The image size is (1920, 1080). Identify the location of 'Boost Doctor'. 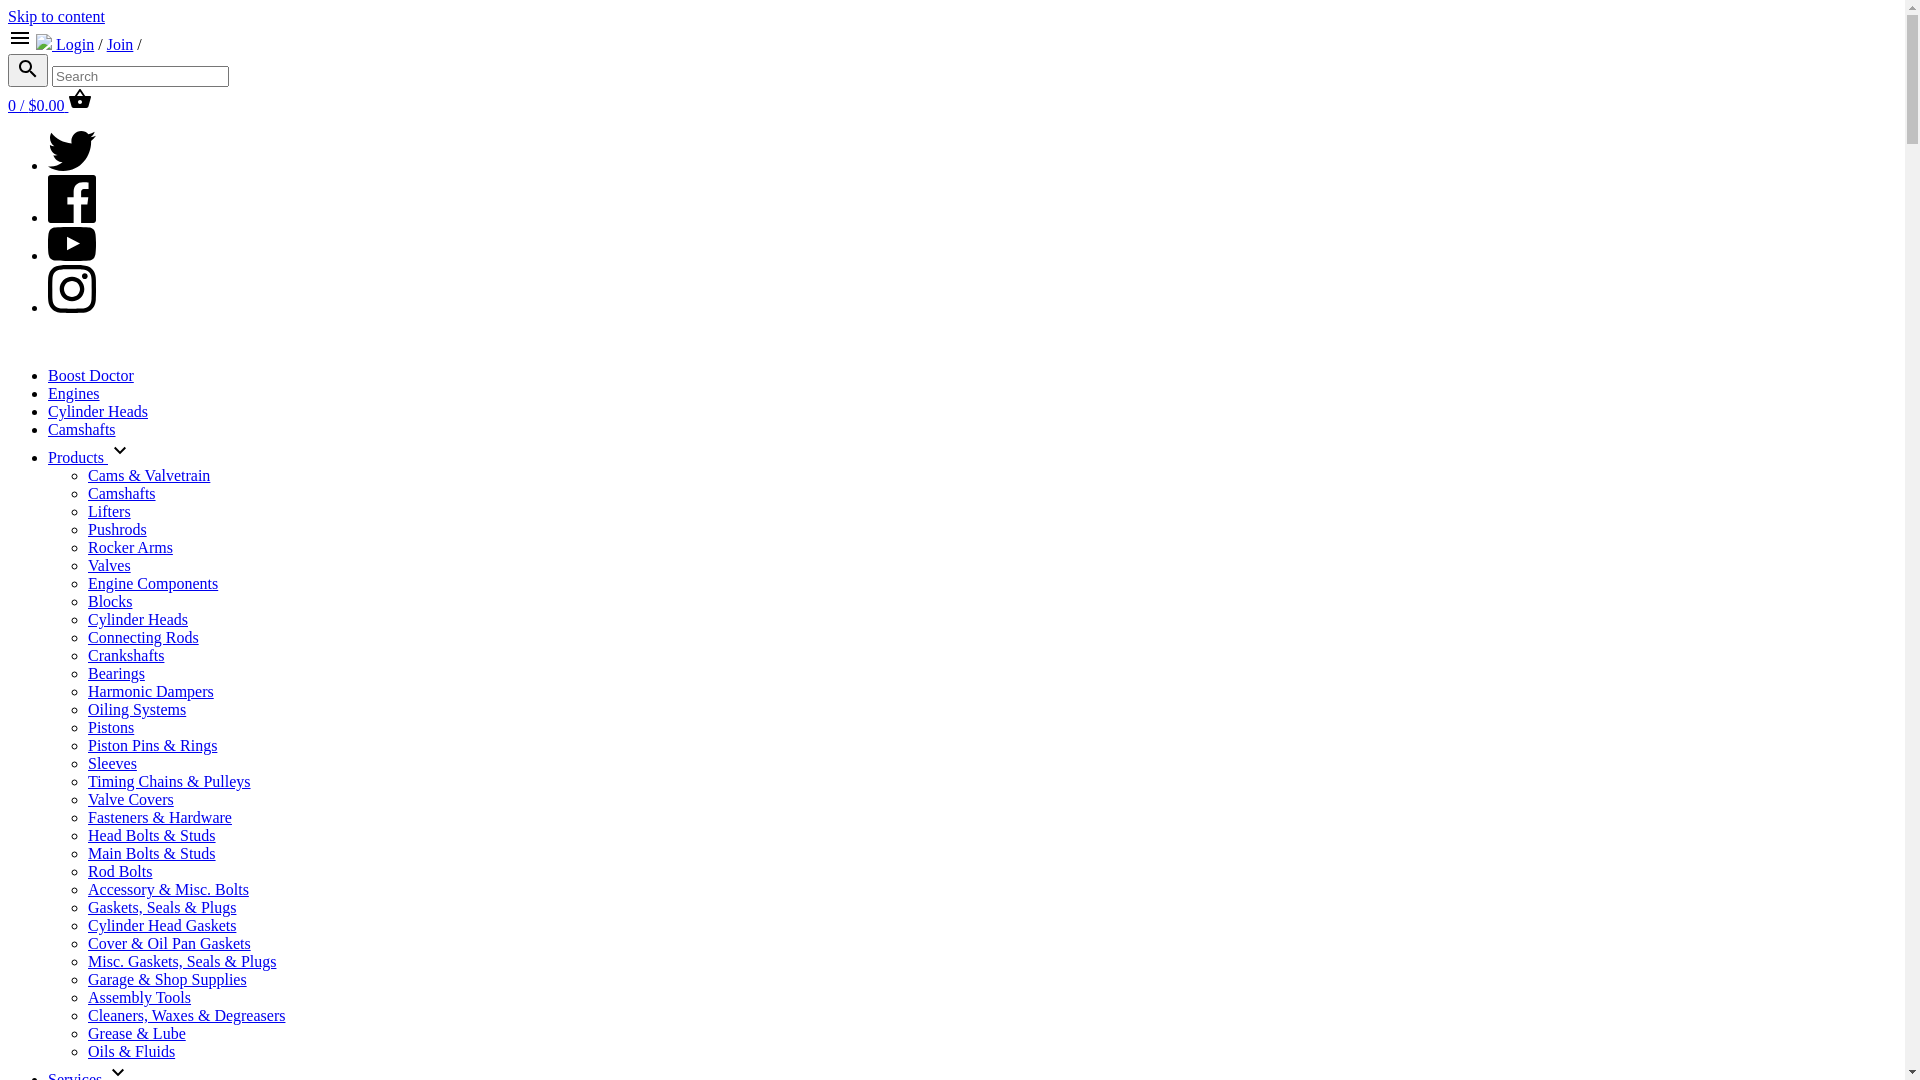
(48, 375).